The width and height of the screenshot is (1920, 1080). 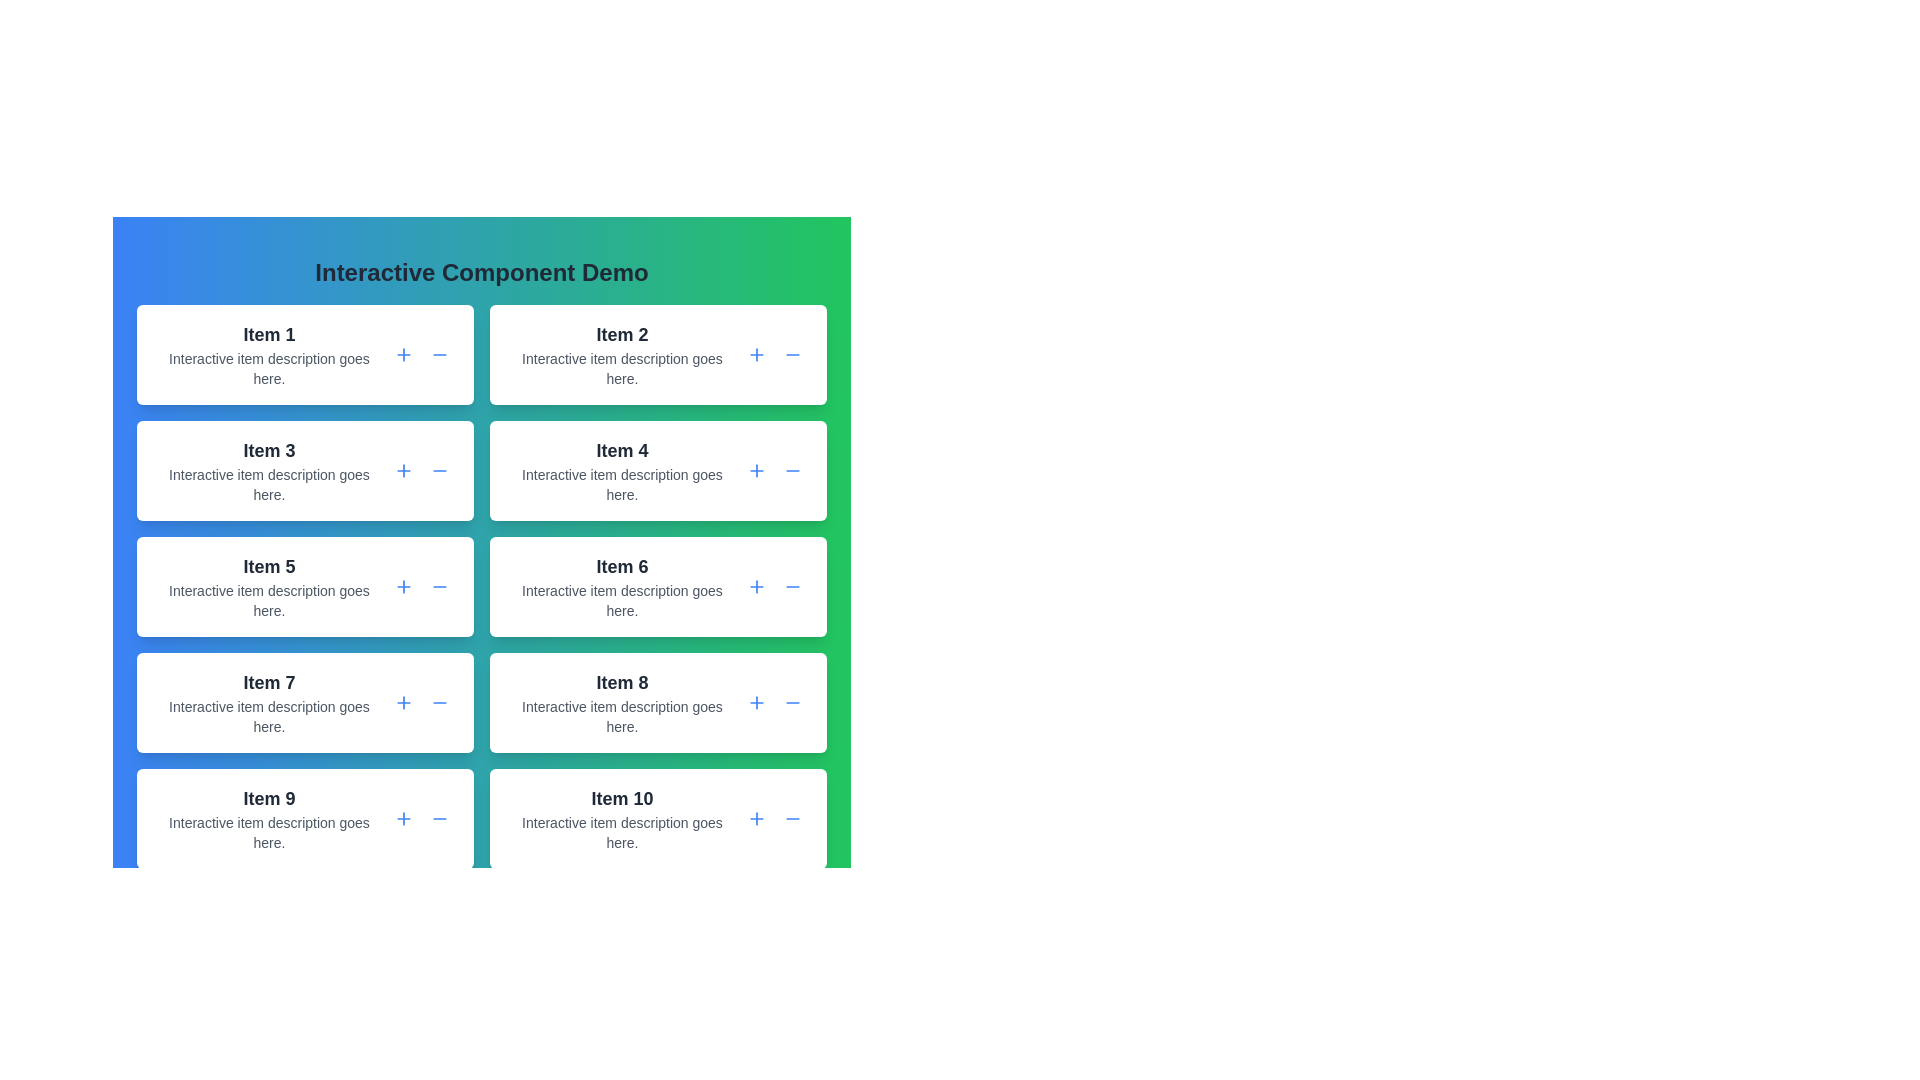 What do you see at coordinates (791, 470) in the screenshot?
I see `the horizontal straight line SVG icon` at bounding box center [791, 470].